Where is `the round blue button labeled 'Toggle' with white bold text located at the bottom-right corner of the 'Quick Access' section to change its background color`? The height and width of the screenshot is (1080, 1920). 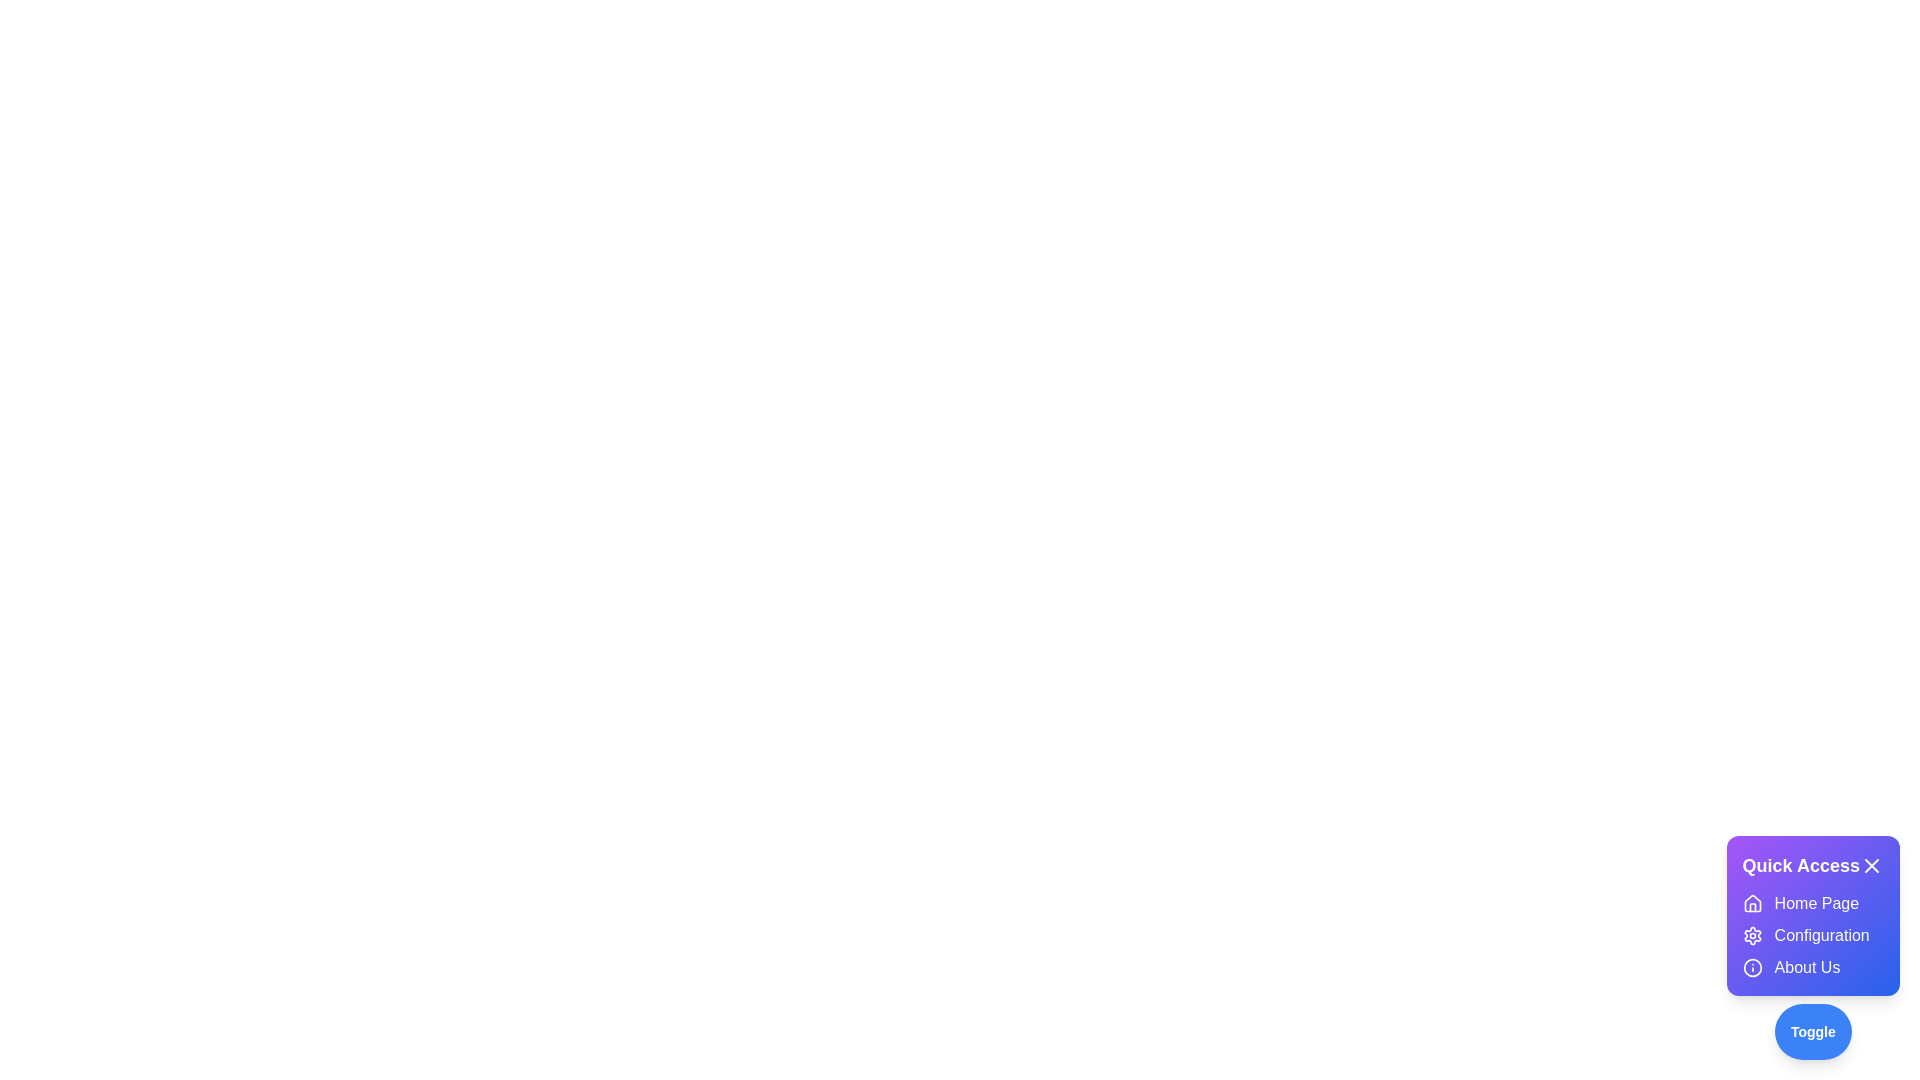 the round blue button labeled 'Toggle' with white bold text located at the bottom-right corner of the 'Quick Access' section to change its background color is located at coordinates (1813, 1032).